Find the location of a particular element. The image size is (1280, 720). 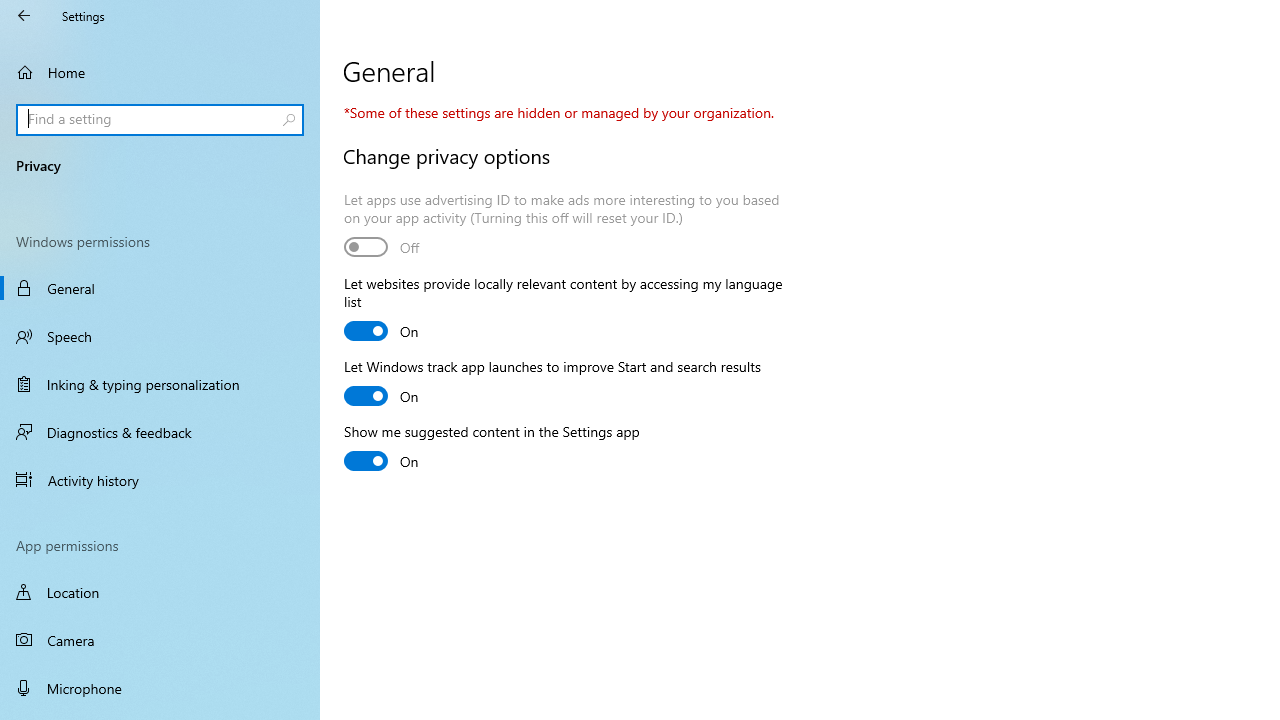

'Microphone' is located at coordinates (160, 686).